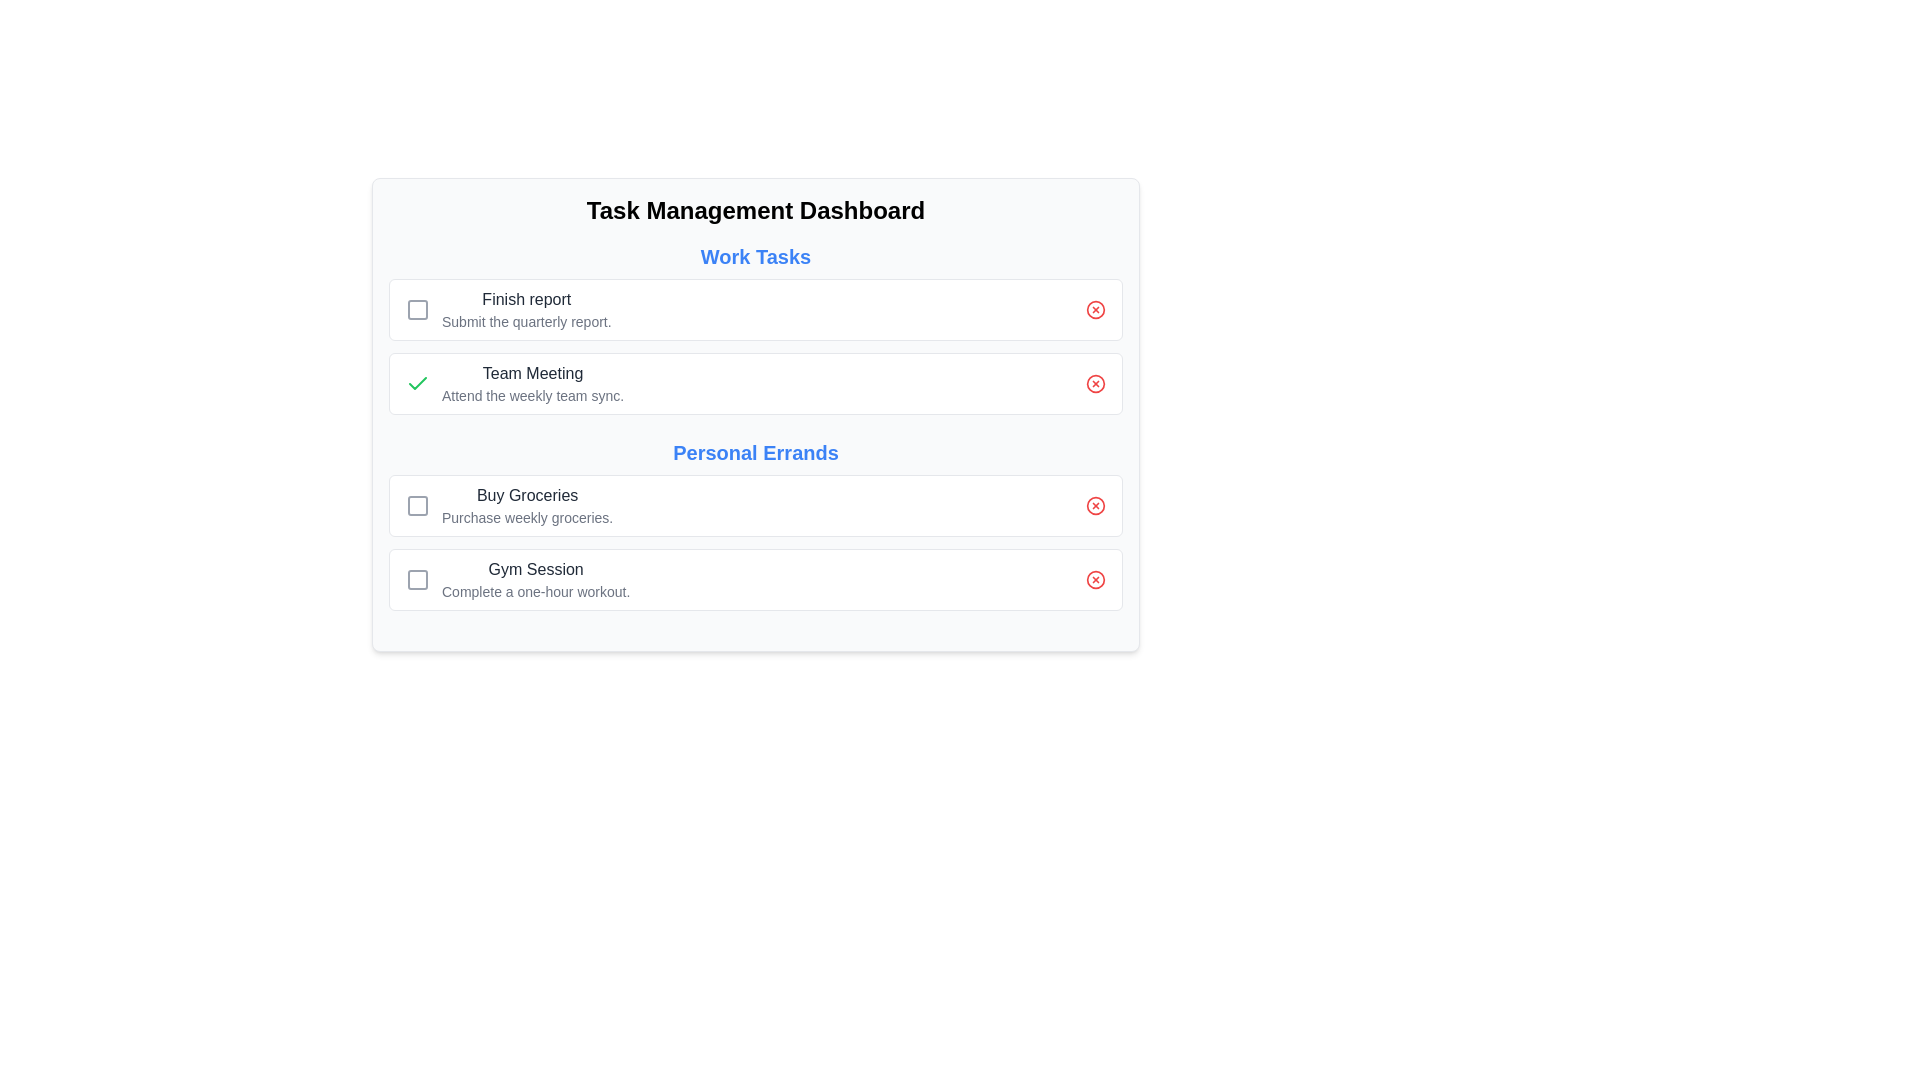 The image size is (1920, 1080). Describe the element at coordinates (526, 309) in the screenshot. I see `the task display element labeled 'Finish report' which contains the text 'Submit the quarterly report.' in the Work Tasks section of the Task Management Dashboard` at that location.